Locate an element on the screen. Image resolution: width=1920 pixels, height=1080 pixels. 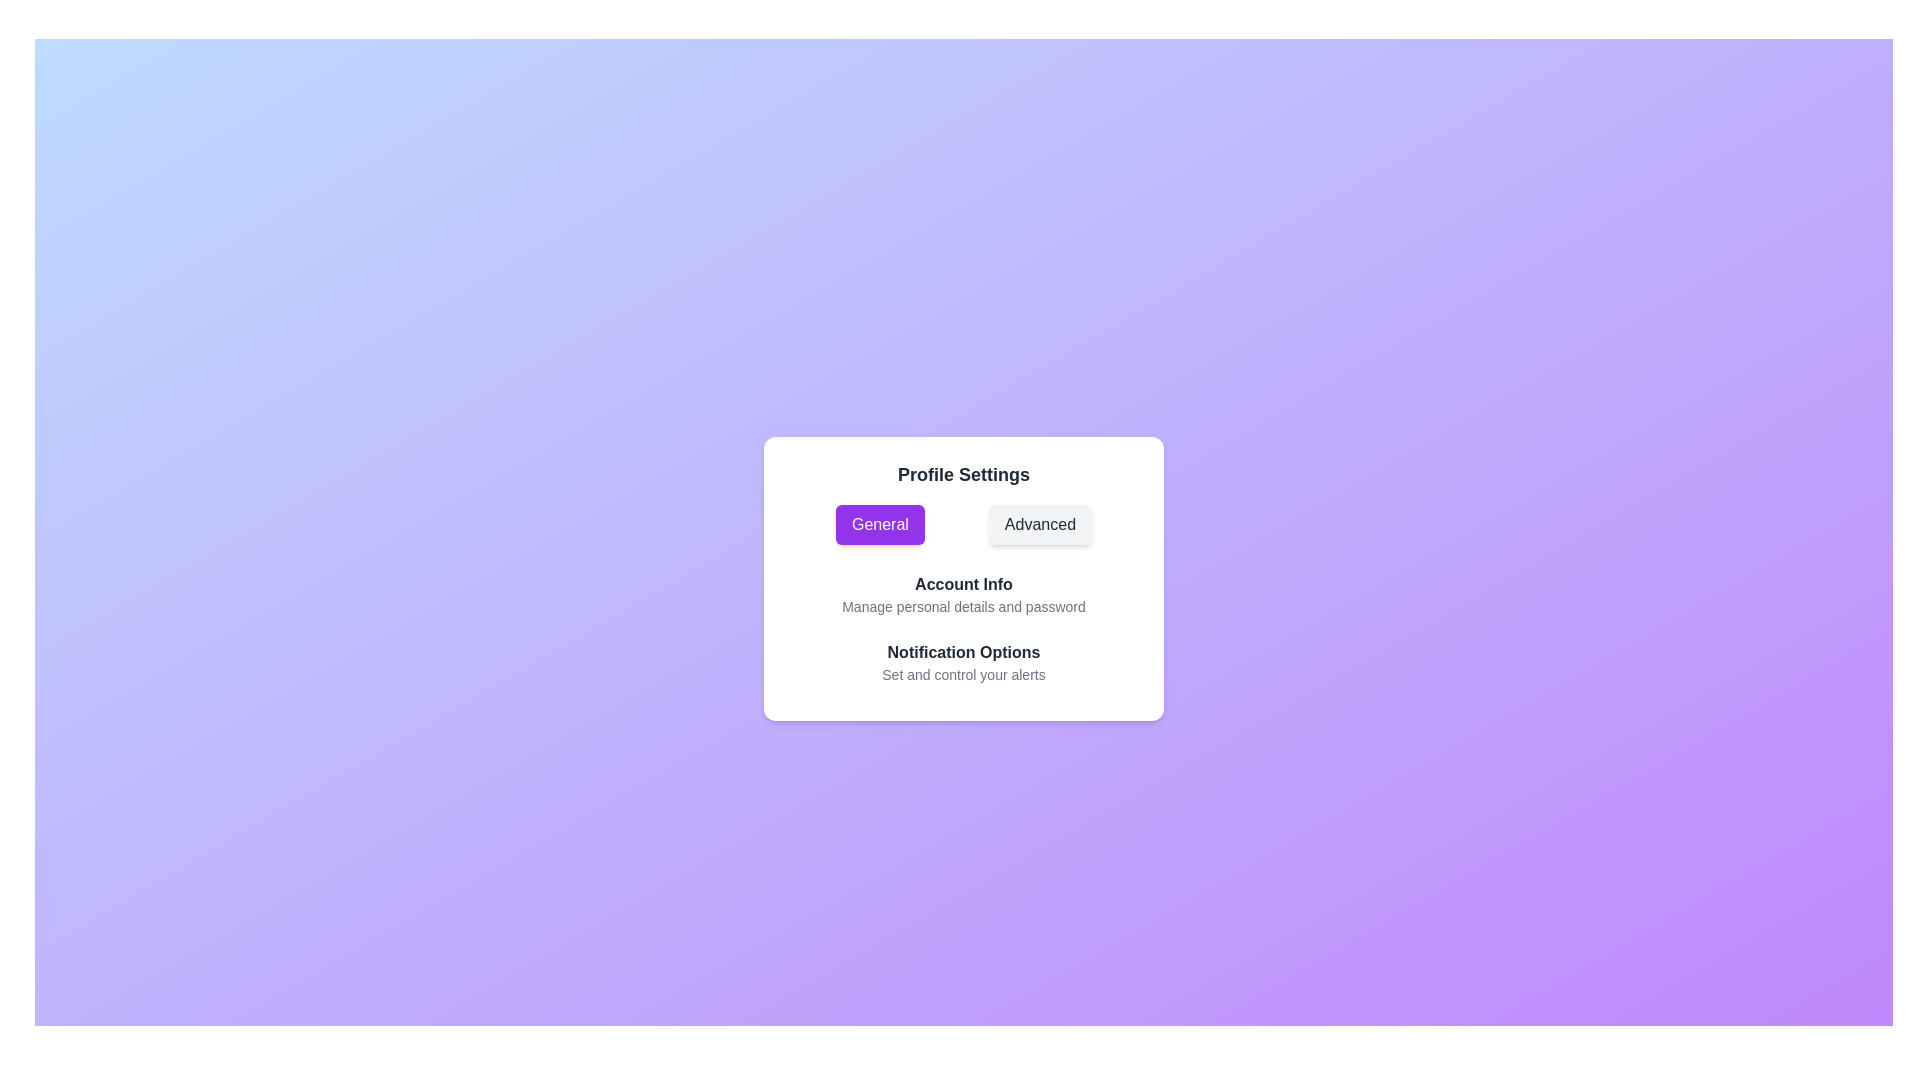
the option Account Info under the selected category is located at coordinates (964, 585).